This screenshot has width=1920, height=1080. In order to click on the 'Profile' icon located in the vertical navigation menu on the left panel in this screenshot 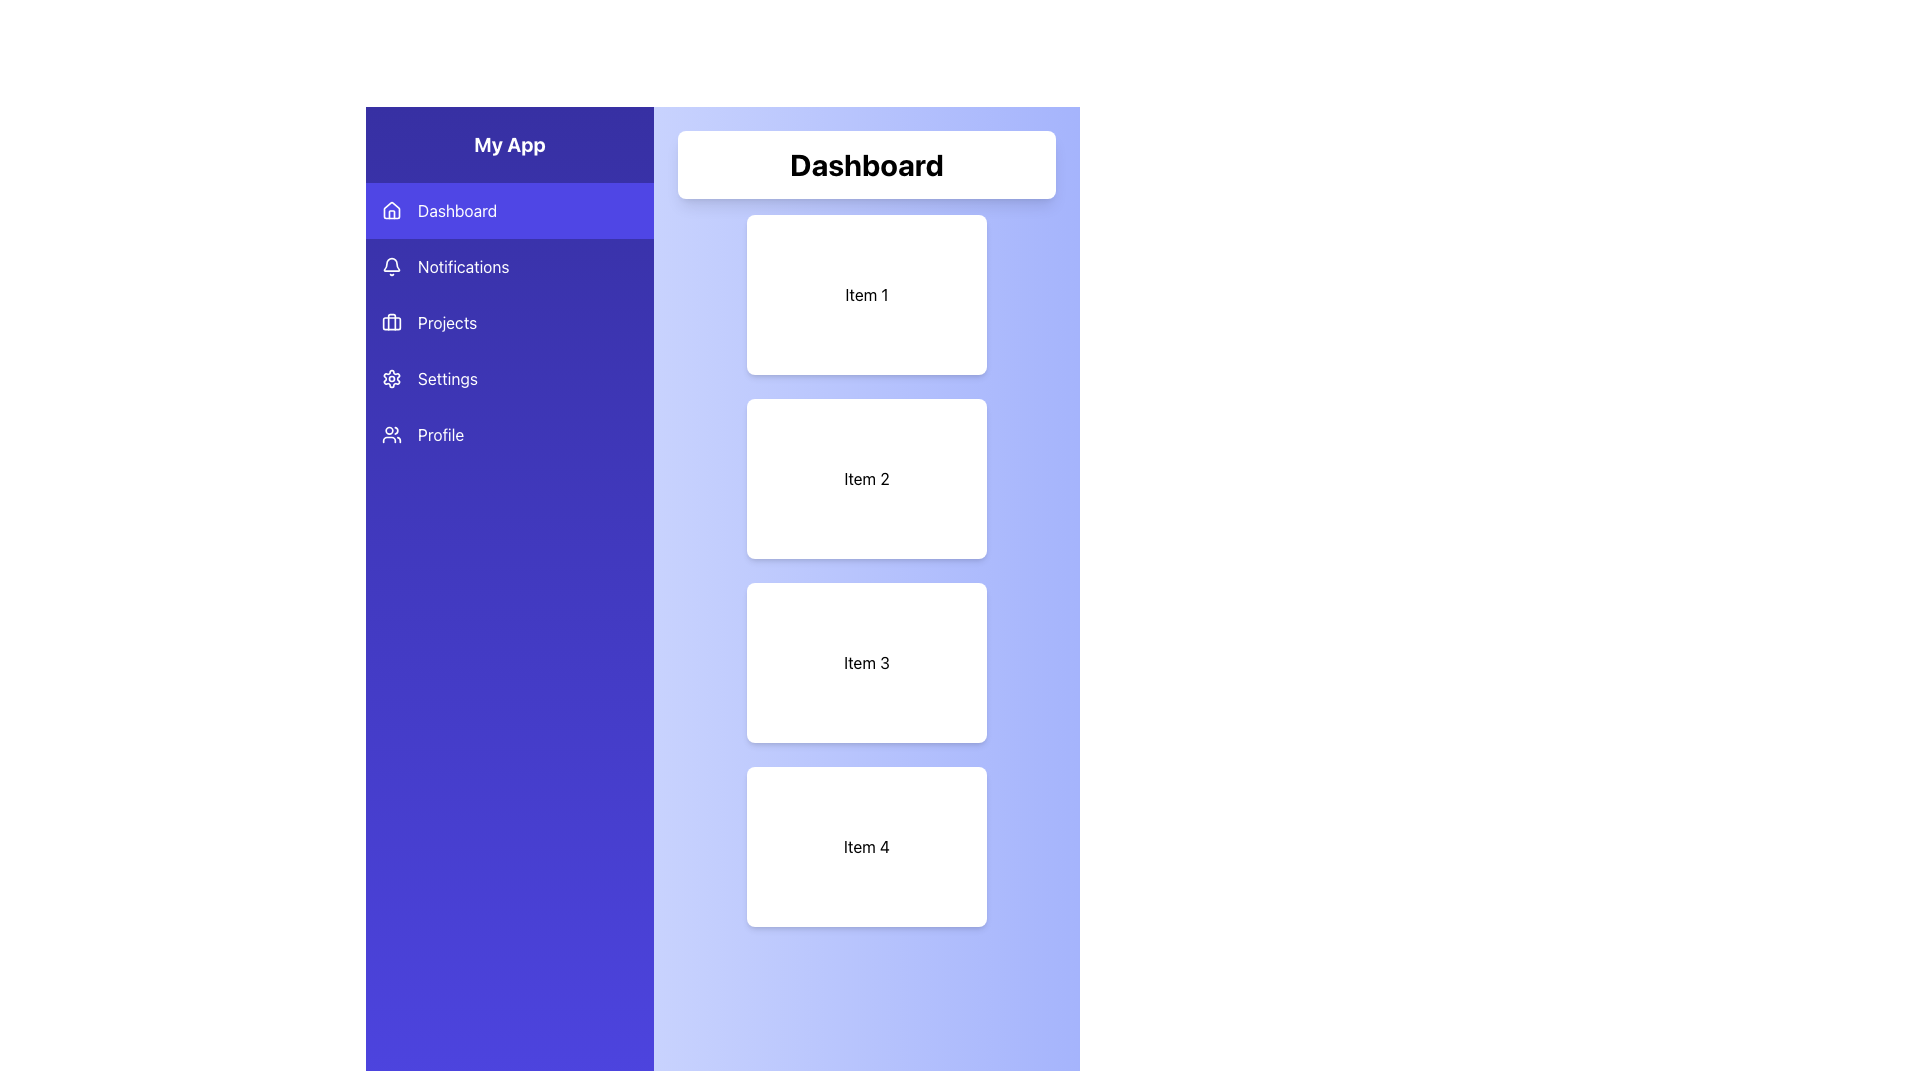, I will do `click(392, 434)`.